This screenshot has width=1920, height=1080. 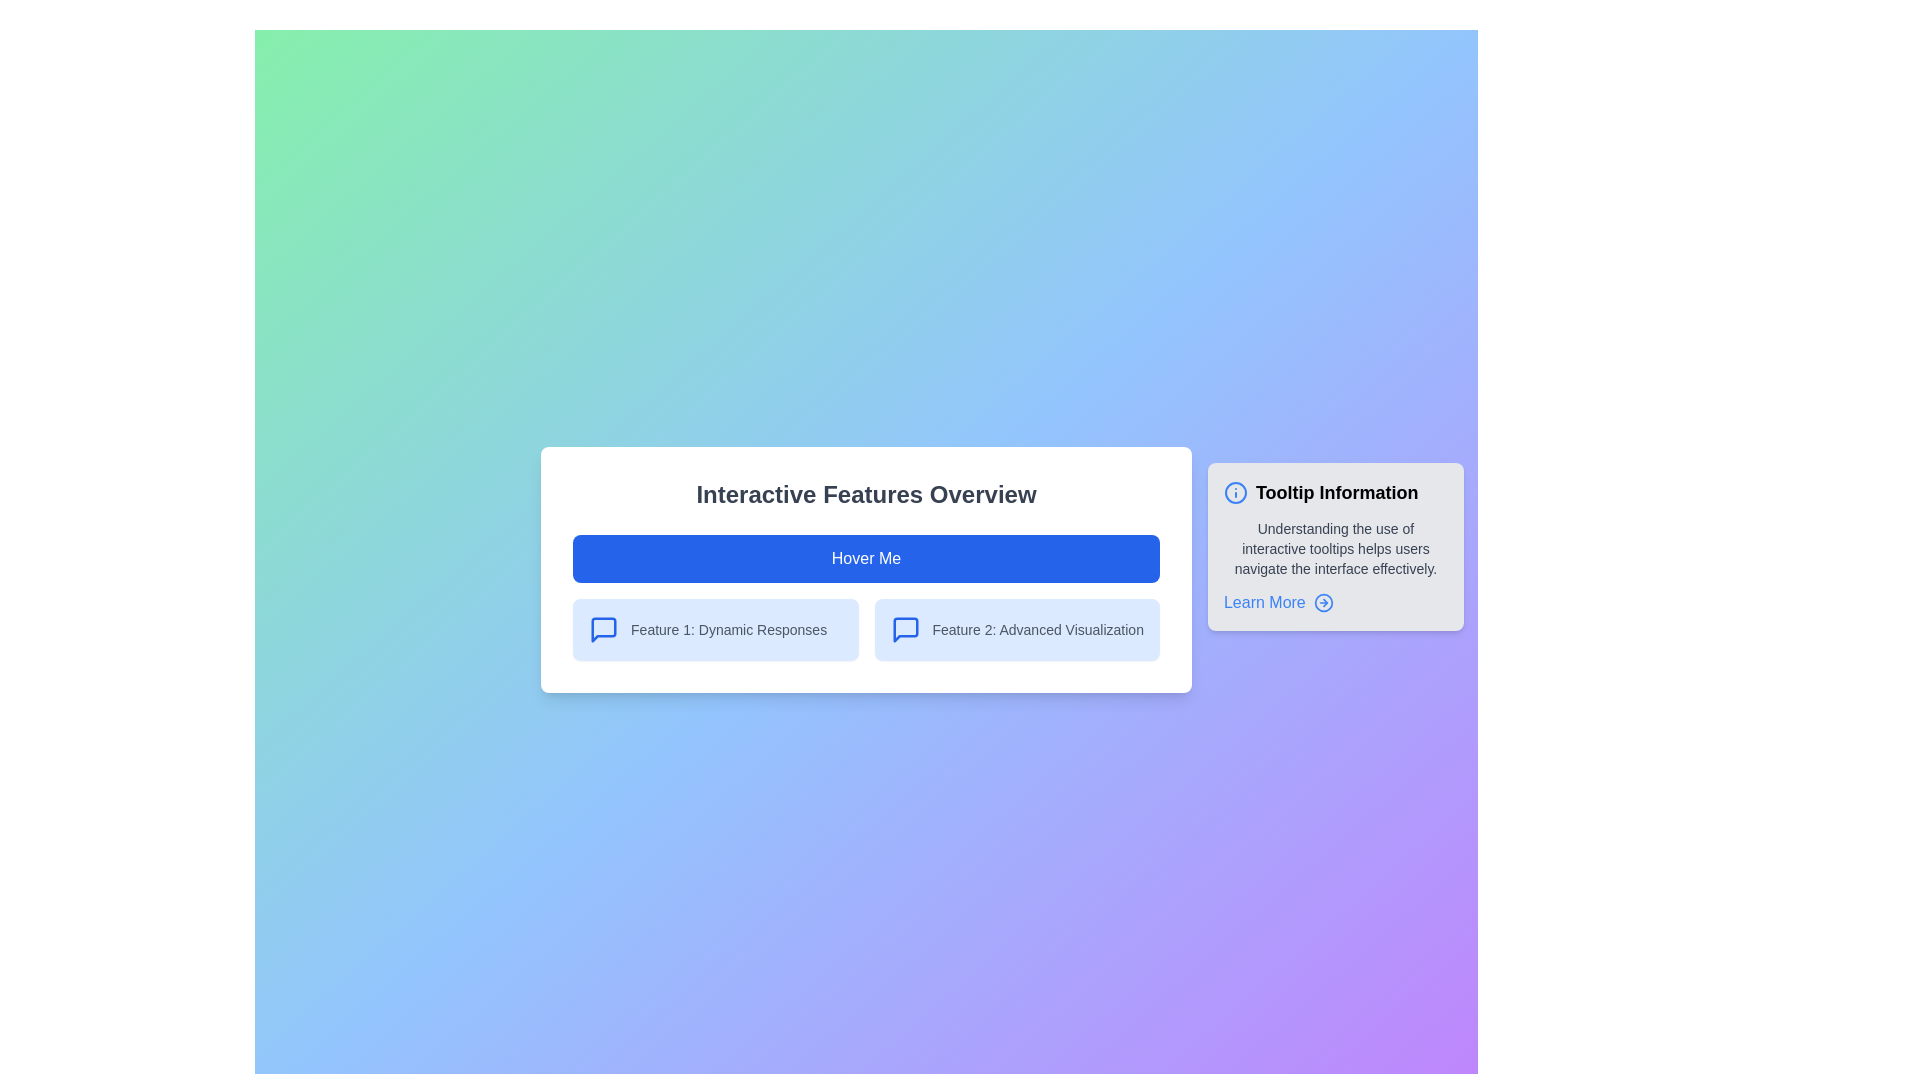 What do you see at coordinates (866, 596) in the screenshot?
I see `the 'Hover Me' button` at bounding box center [866, 596].